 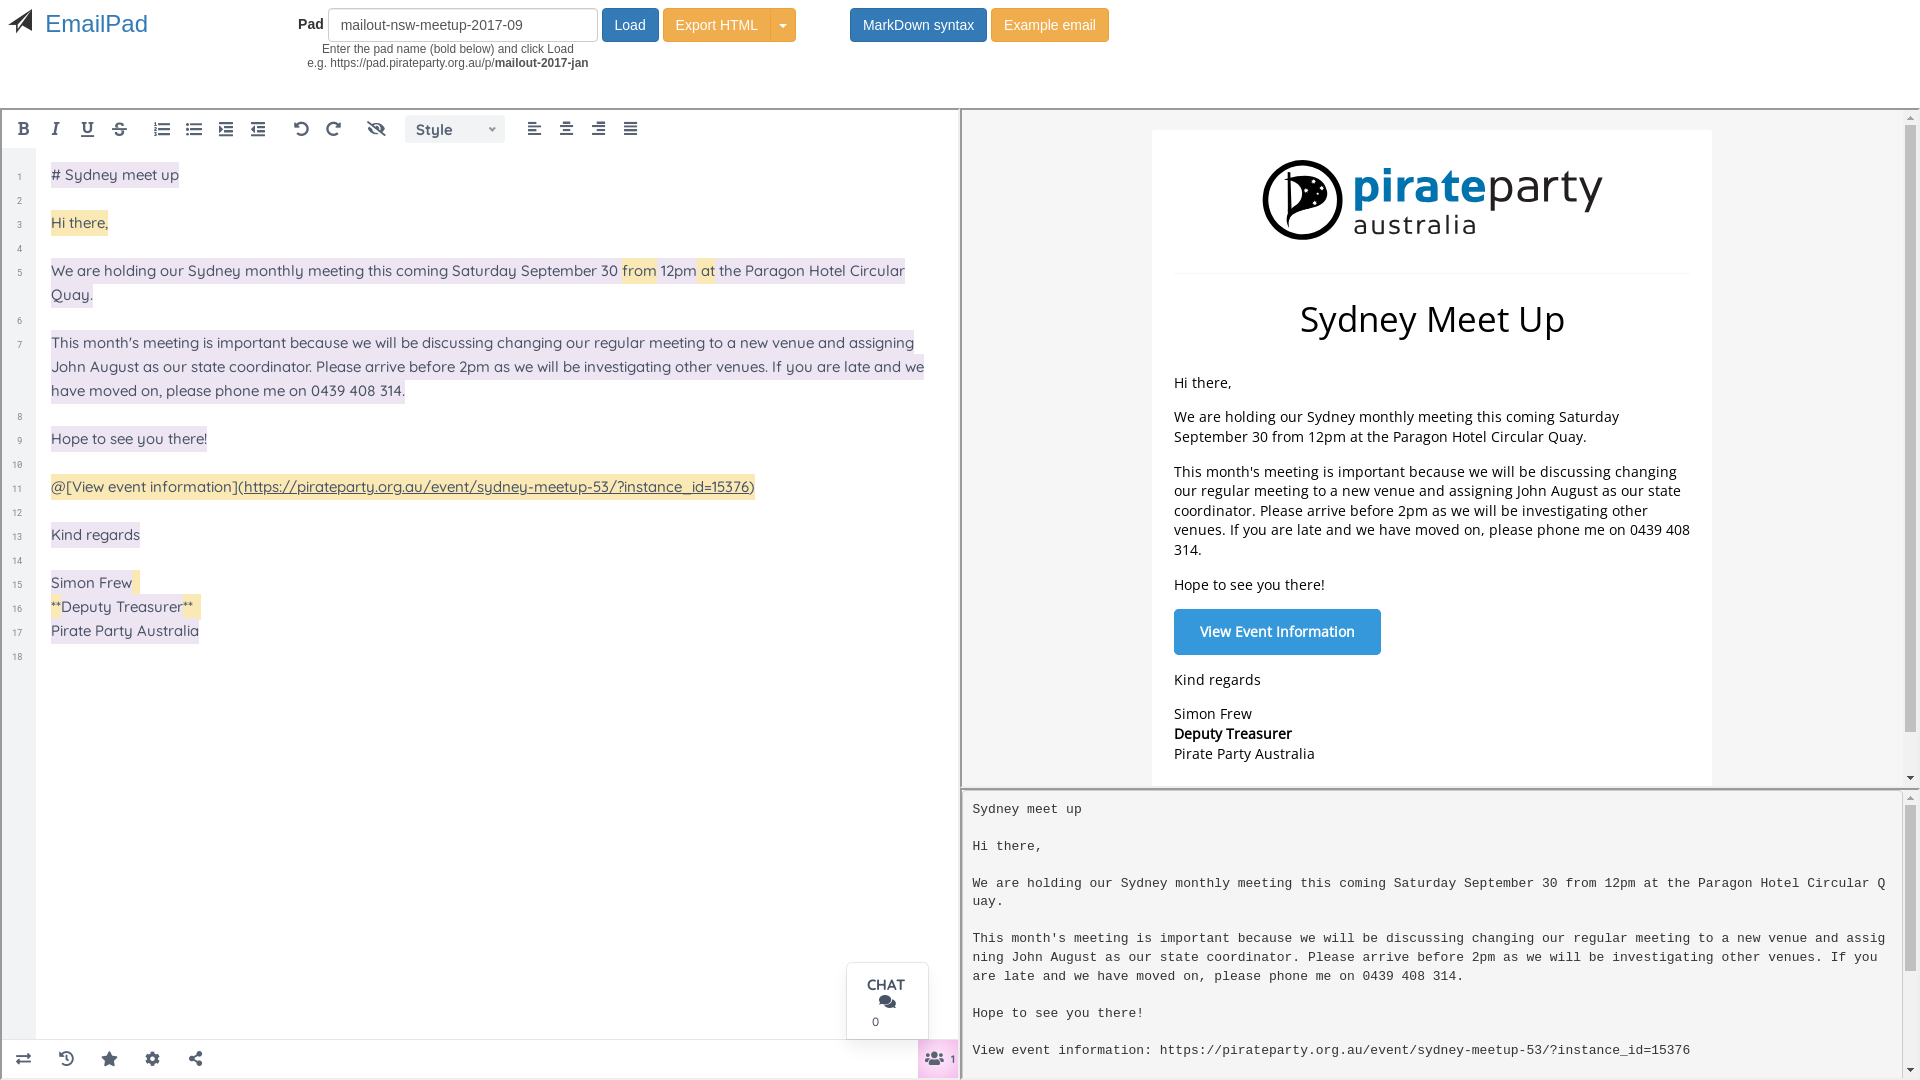 I want to click on 'Load', so click(x=629, y=24).